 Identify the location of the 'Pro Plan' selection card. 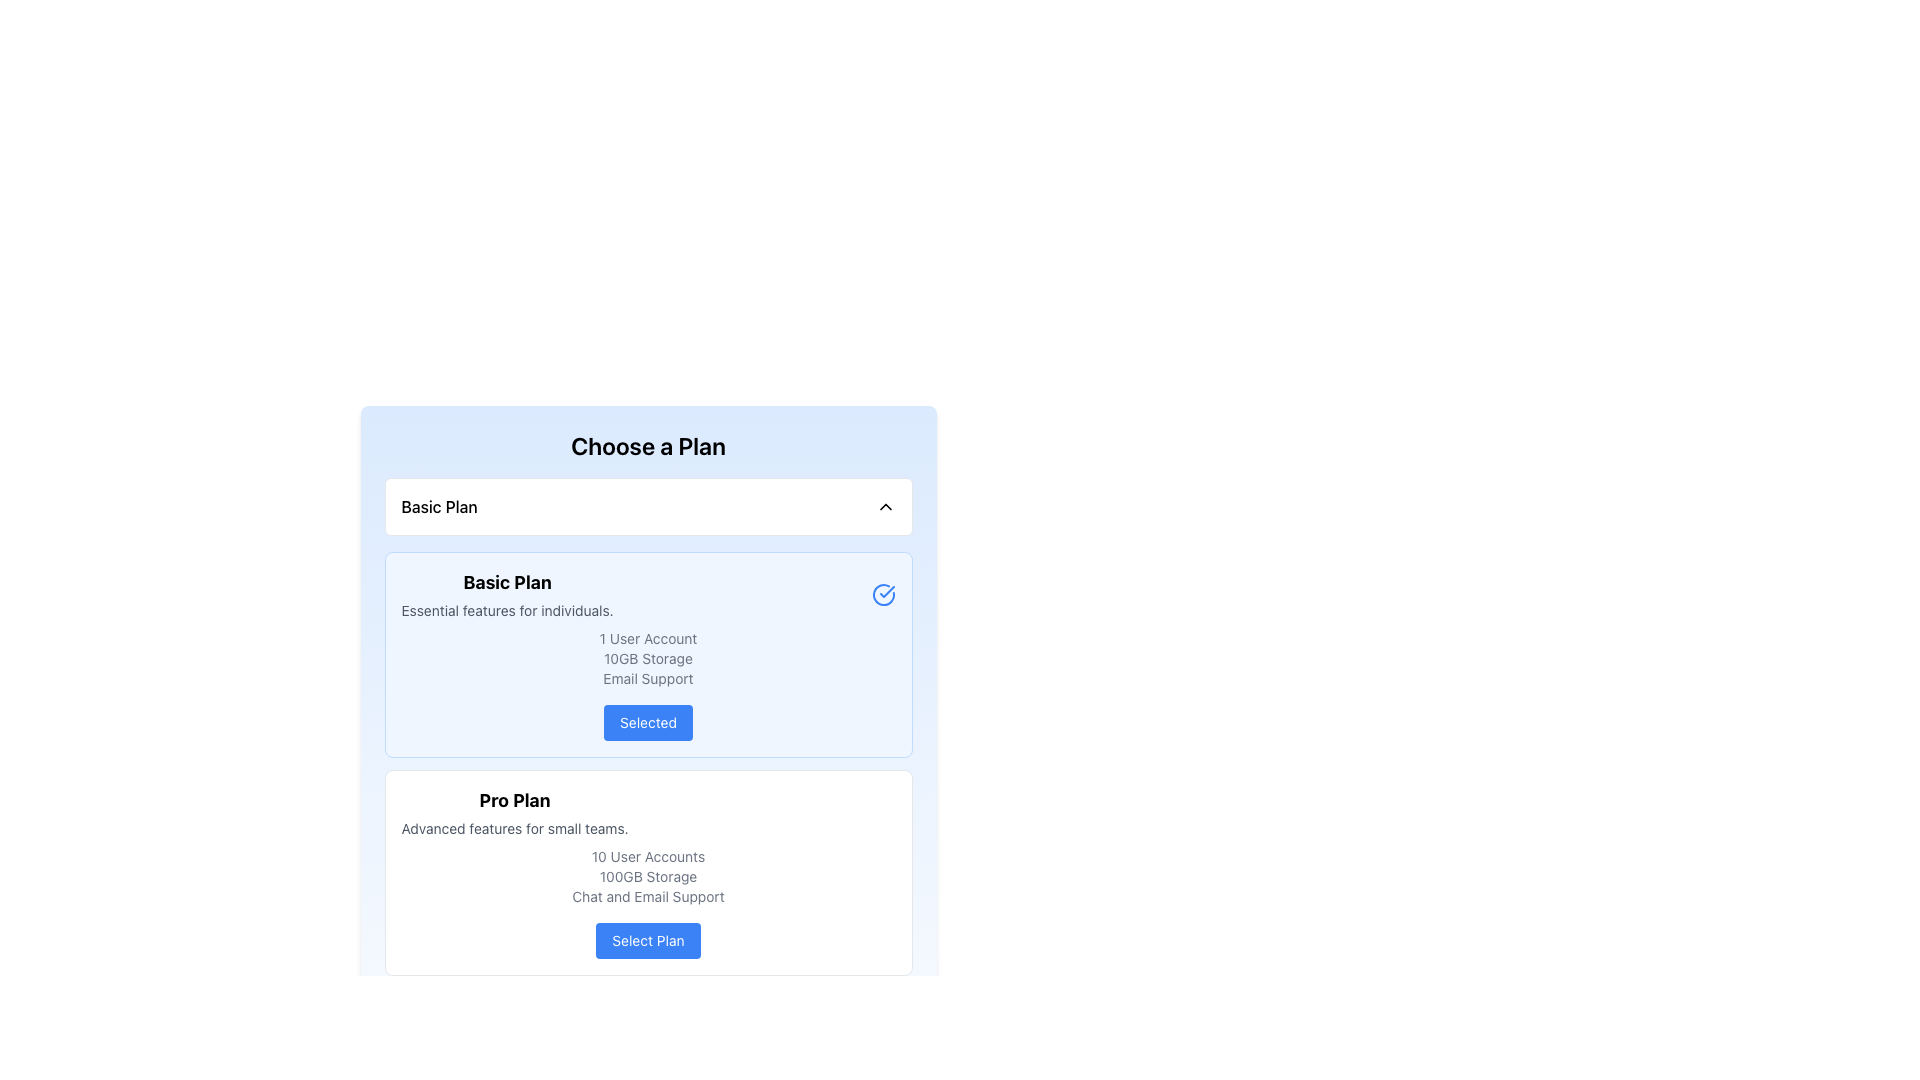
(648, 871).